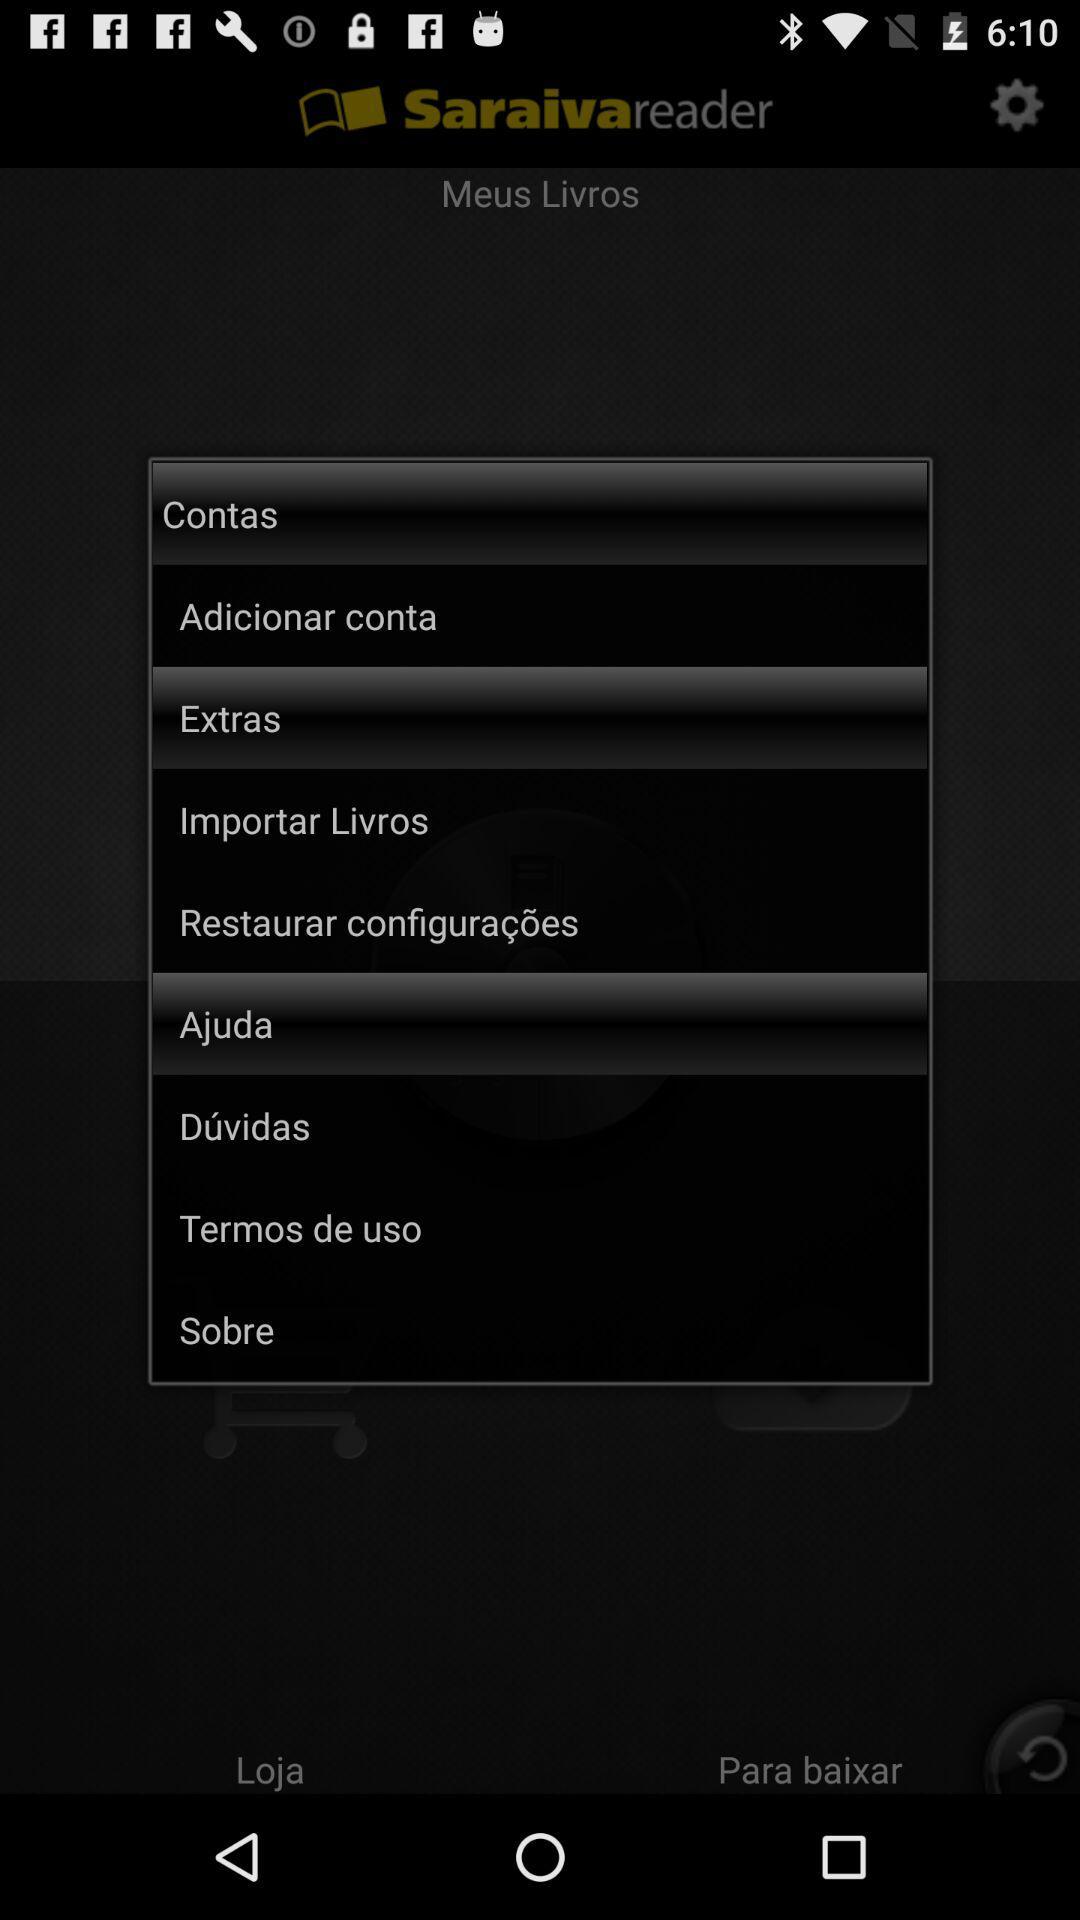 The height and width of the screenshot is (1920, 1080). Describe the element at coordinates (389, 614) in the screenshot. I see `adicionar conta                   icon` at that location.